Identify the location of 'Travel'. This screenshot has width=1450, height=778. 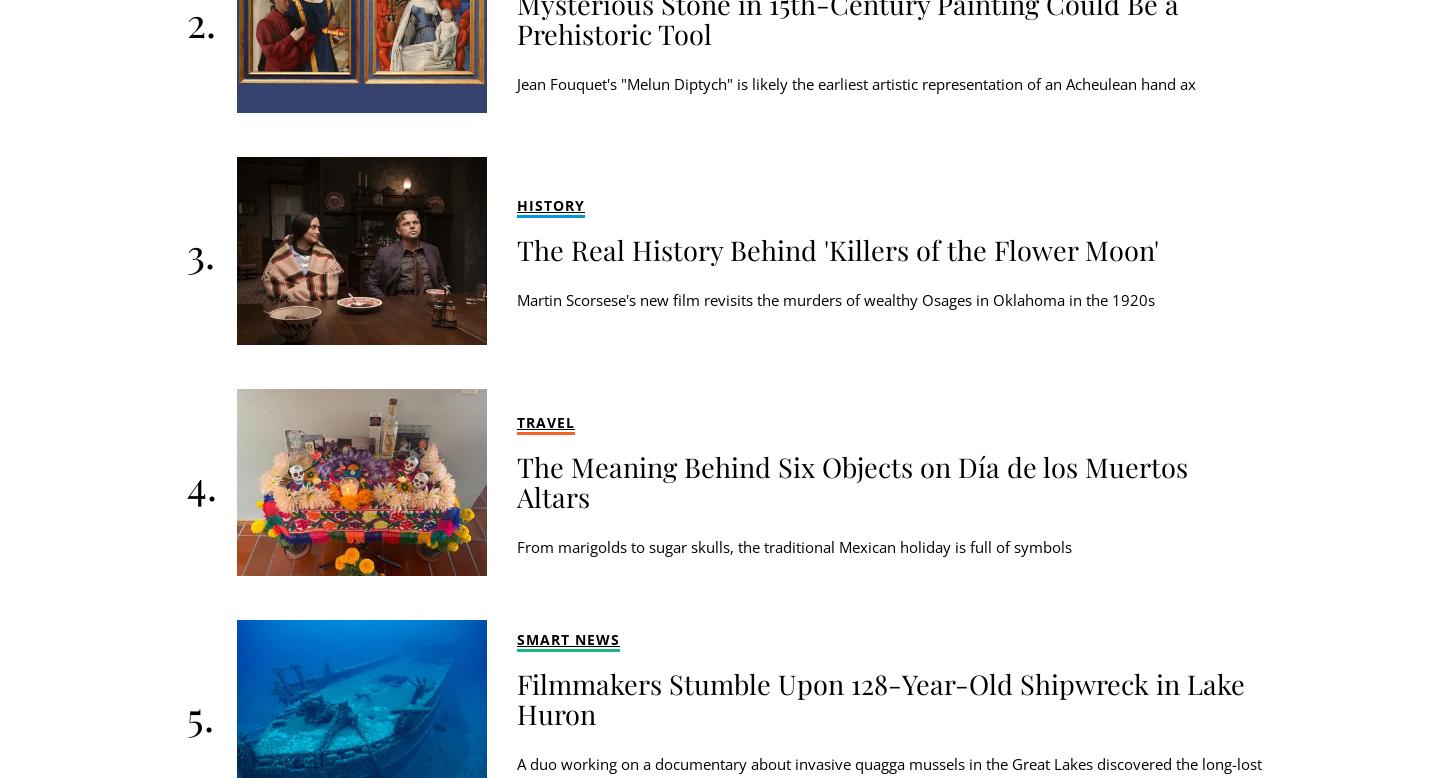
(546, 421).